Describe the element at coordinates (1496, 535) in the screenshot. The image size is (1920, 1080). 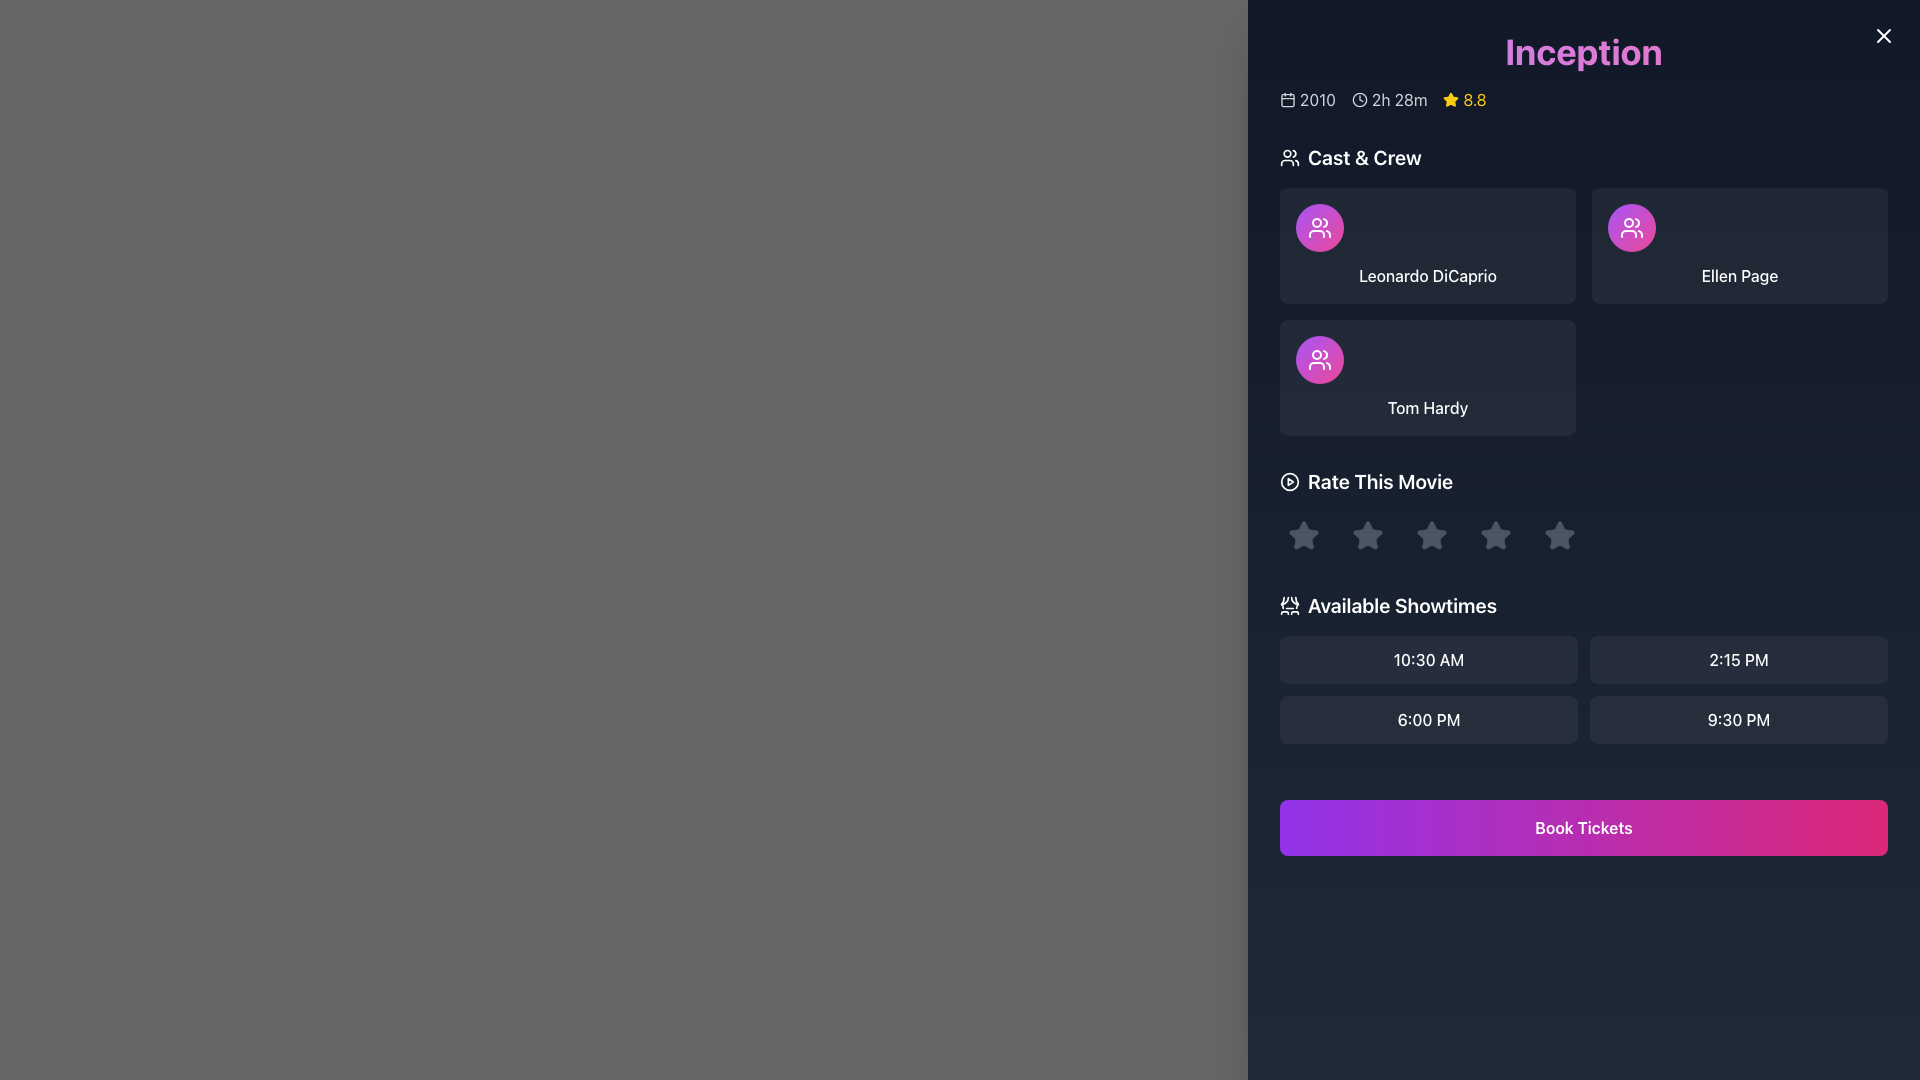
I see `the fourth star icon` at that location.